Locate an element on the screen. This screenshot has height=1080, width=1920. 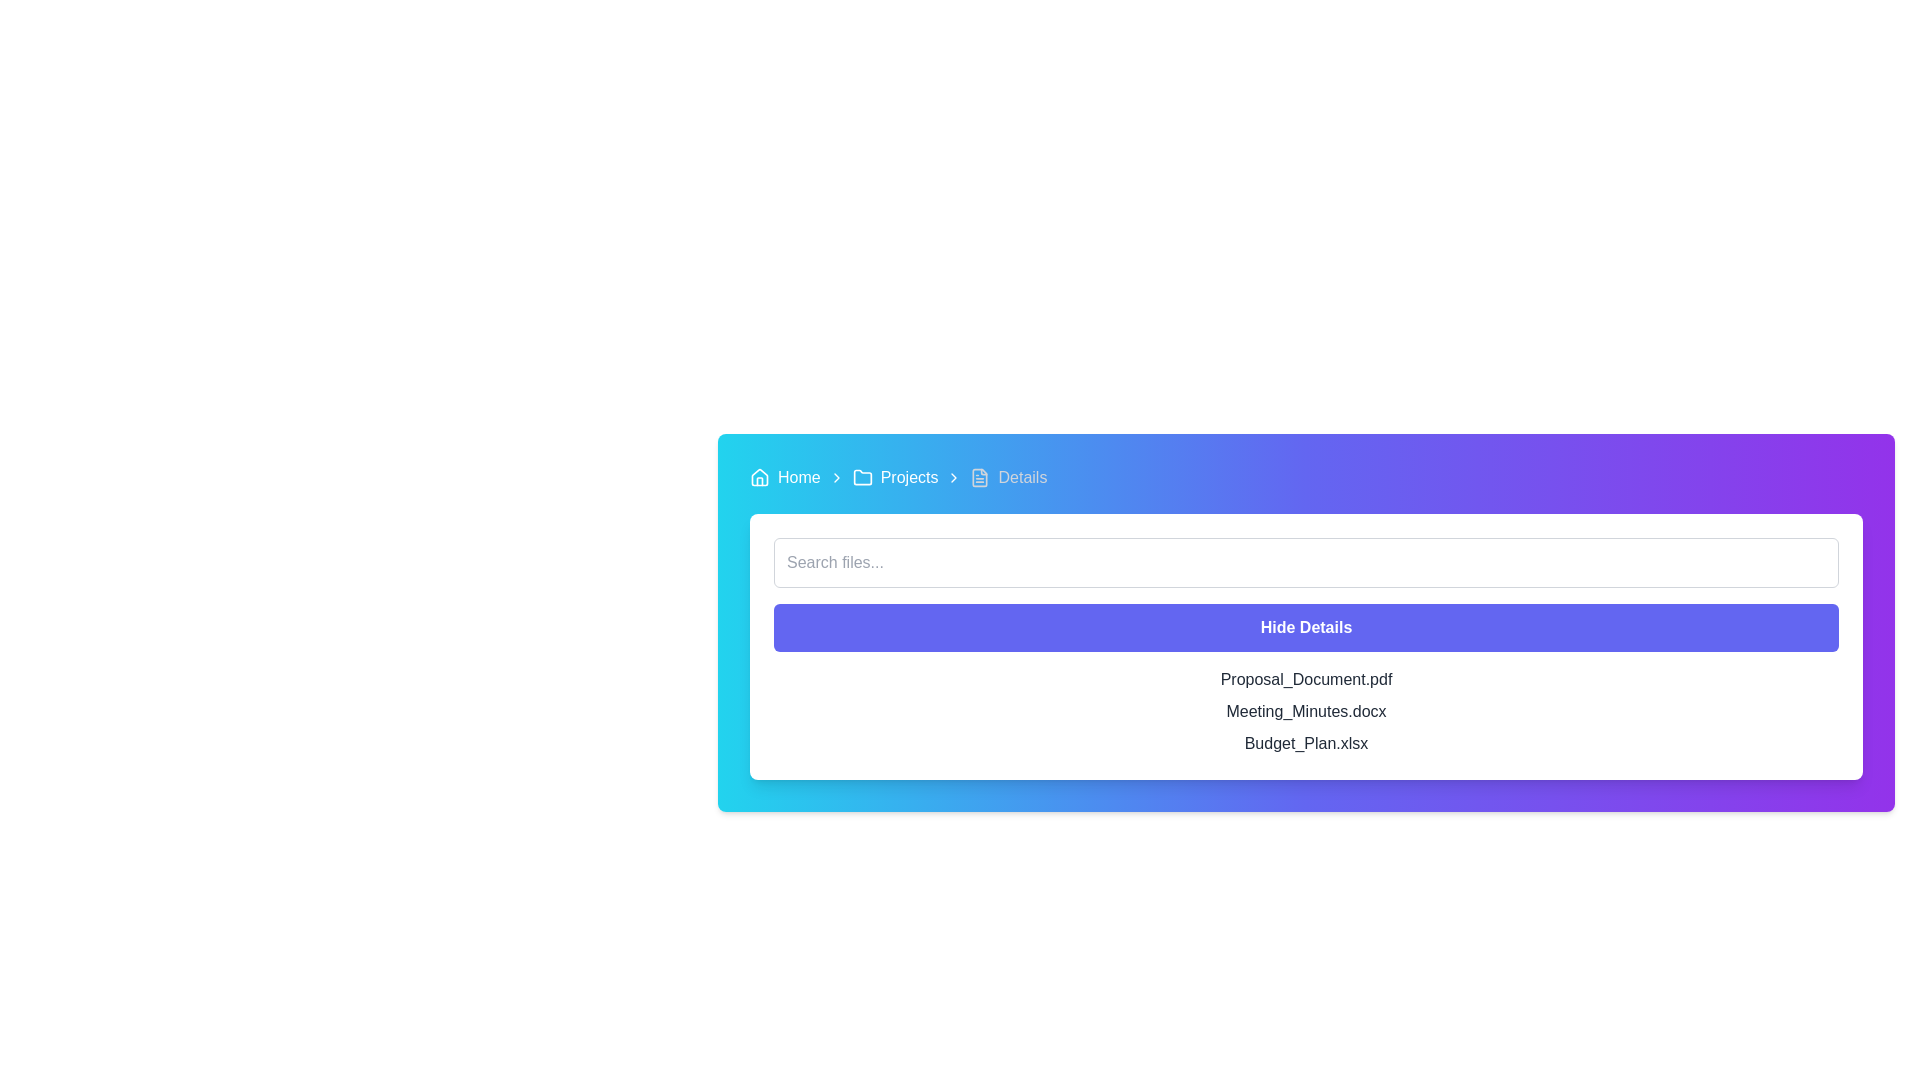
the text label representing the file 'Proposal_Document.pdf' is located at coordinates (1306, 678).